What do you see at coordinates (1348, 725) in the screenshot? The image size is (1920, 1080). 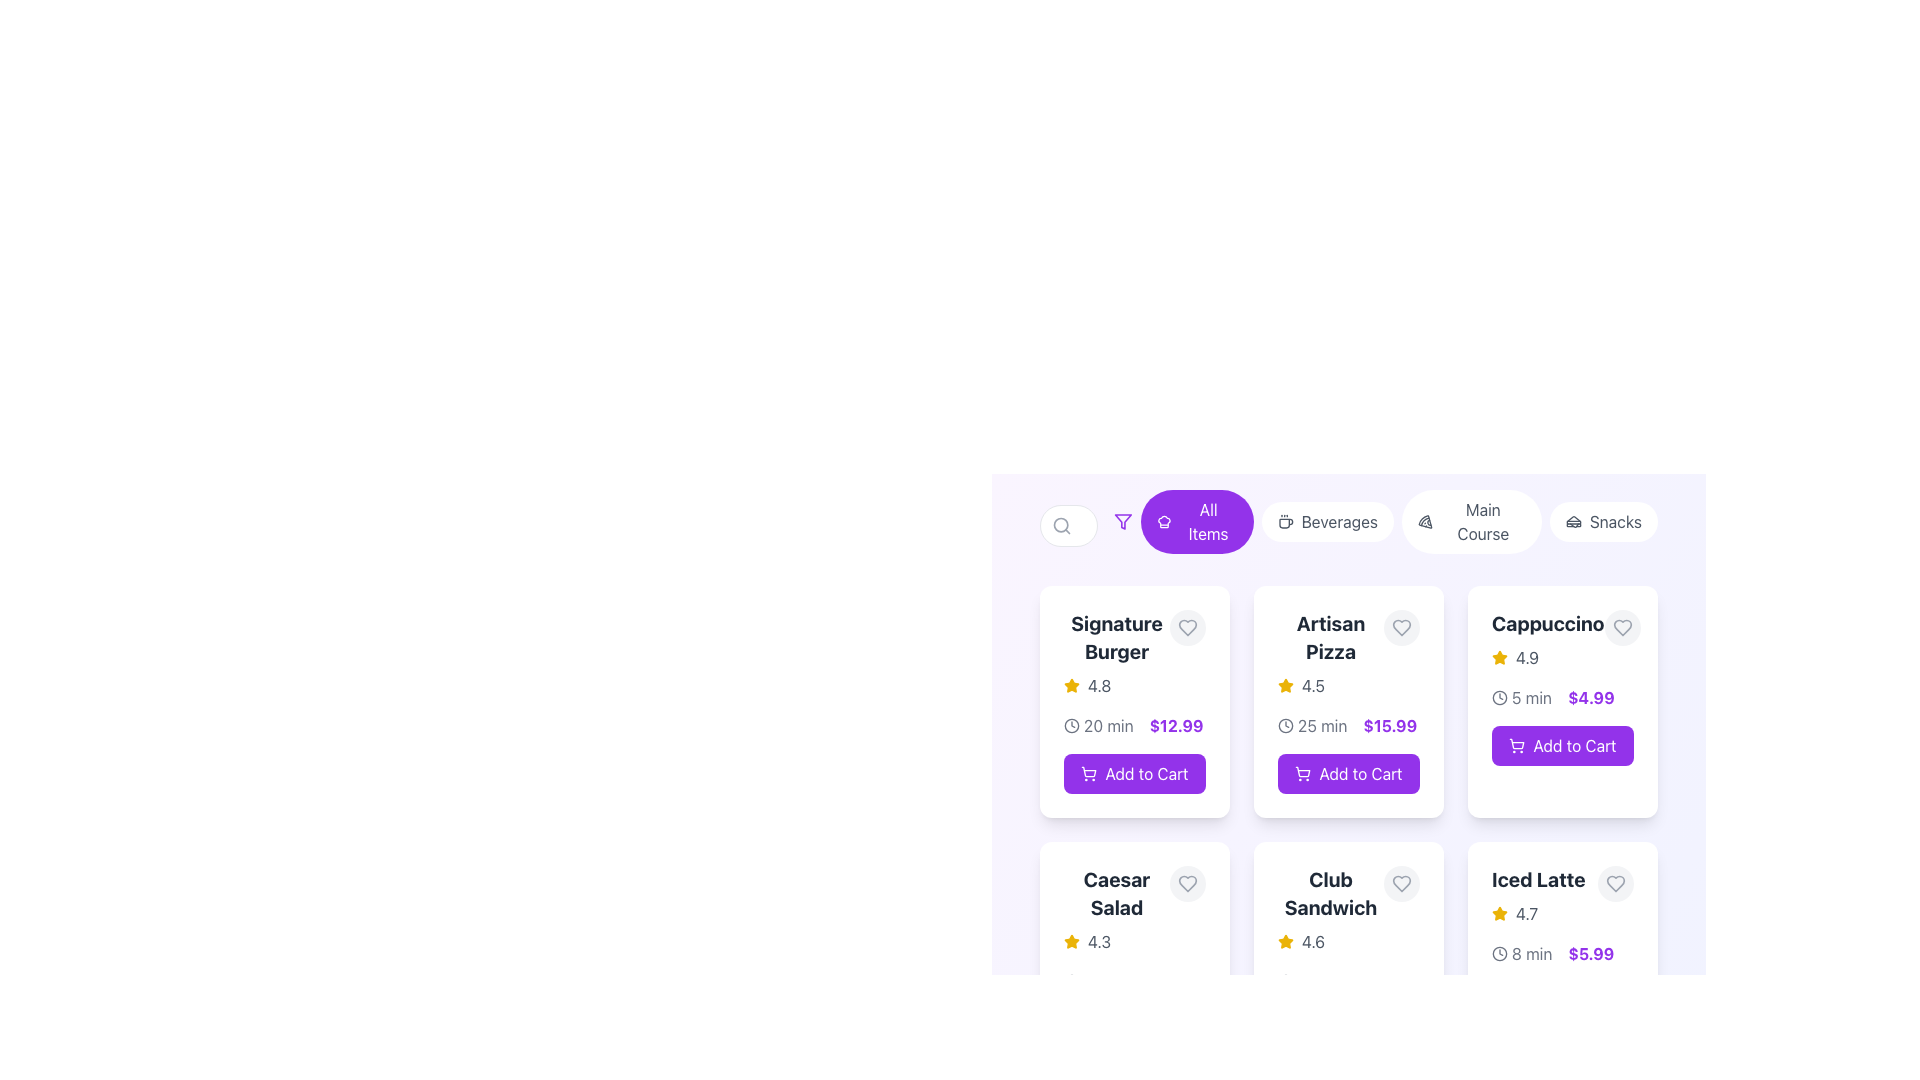 I see `the text display showing the estimated preparation time ('25 min') and price ('$15.99') for the 'Artisan Pizza' item located in the second card of the menu grid` at bounding box center [1348, 725].